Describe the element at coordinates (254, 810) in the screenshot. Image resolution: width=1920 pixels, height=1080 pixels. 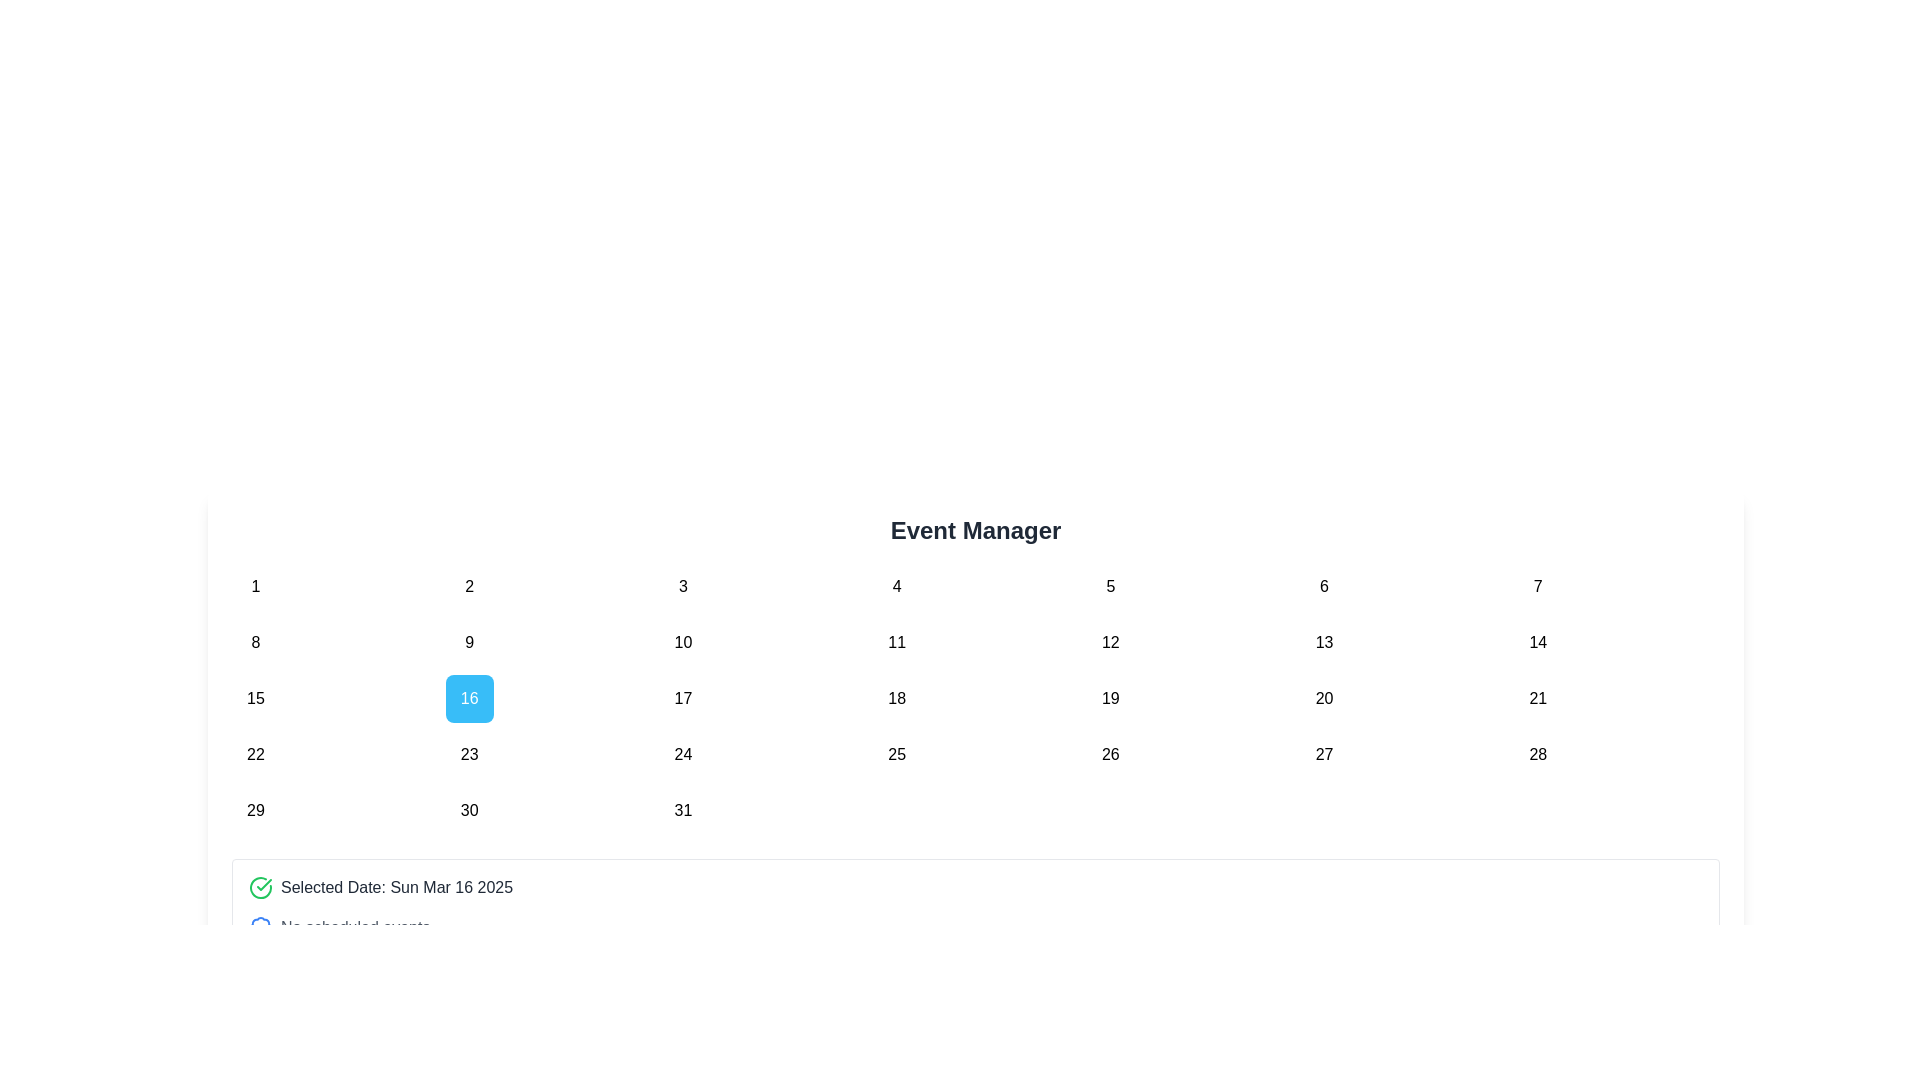
I see `the day selector button located in the sixth row and first column of the calendar interface` at that location.